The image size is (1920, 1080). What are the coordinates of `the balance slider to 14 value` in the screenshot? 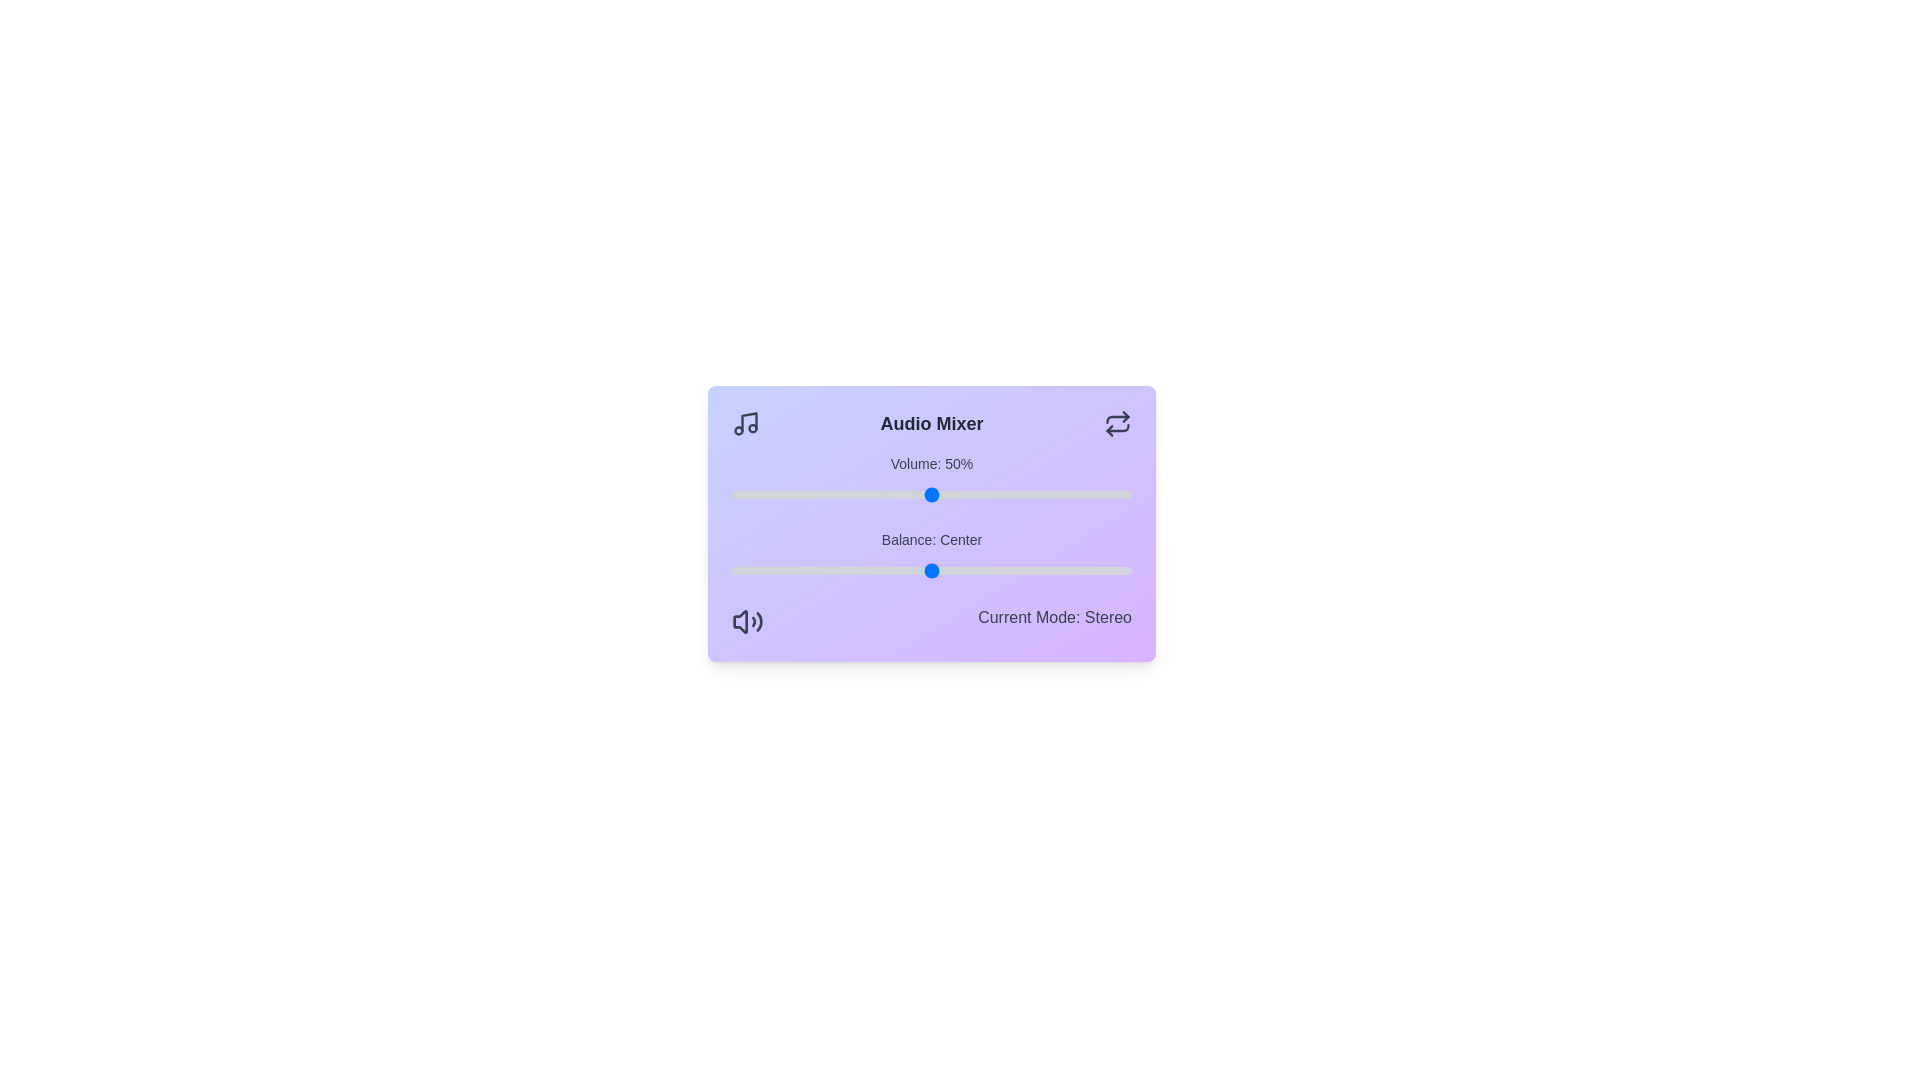 It's located at (988, 570).